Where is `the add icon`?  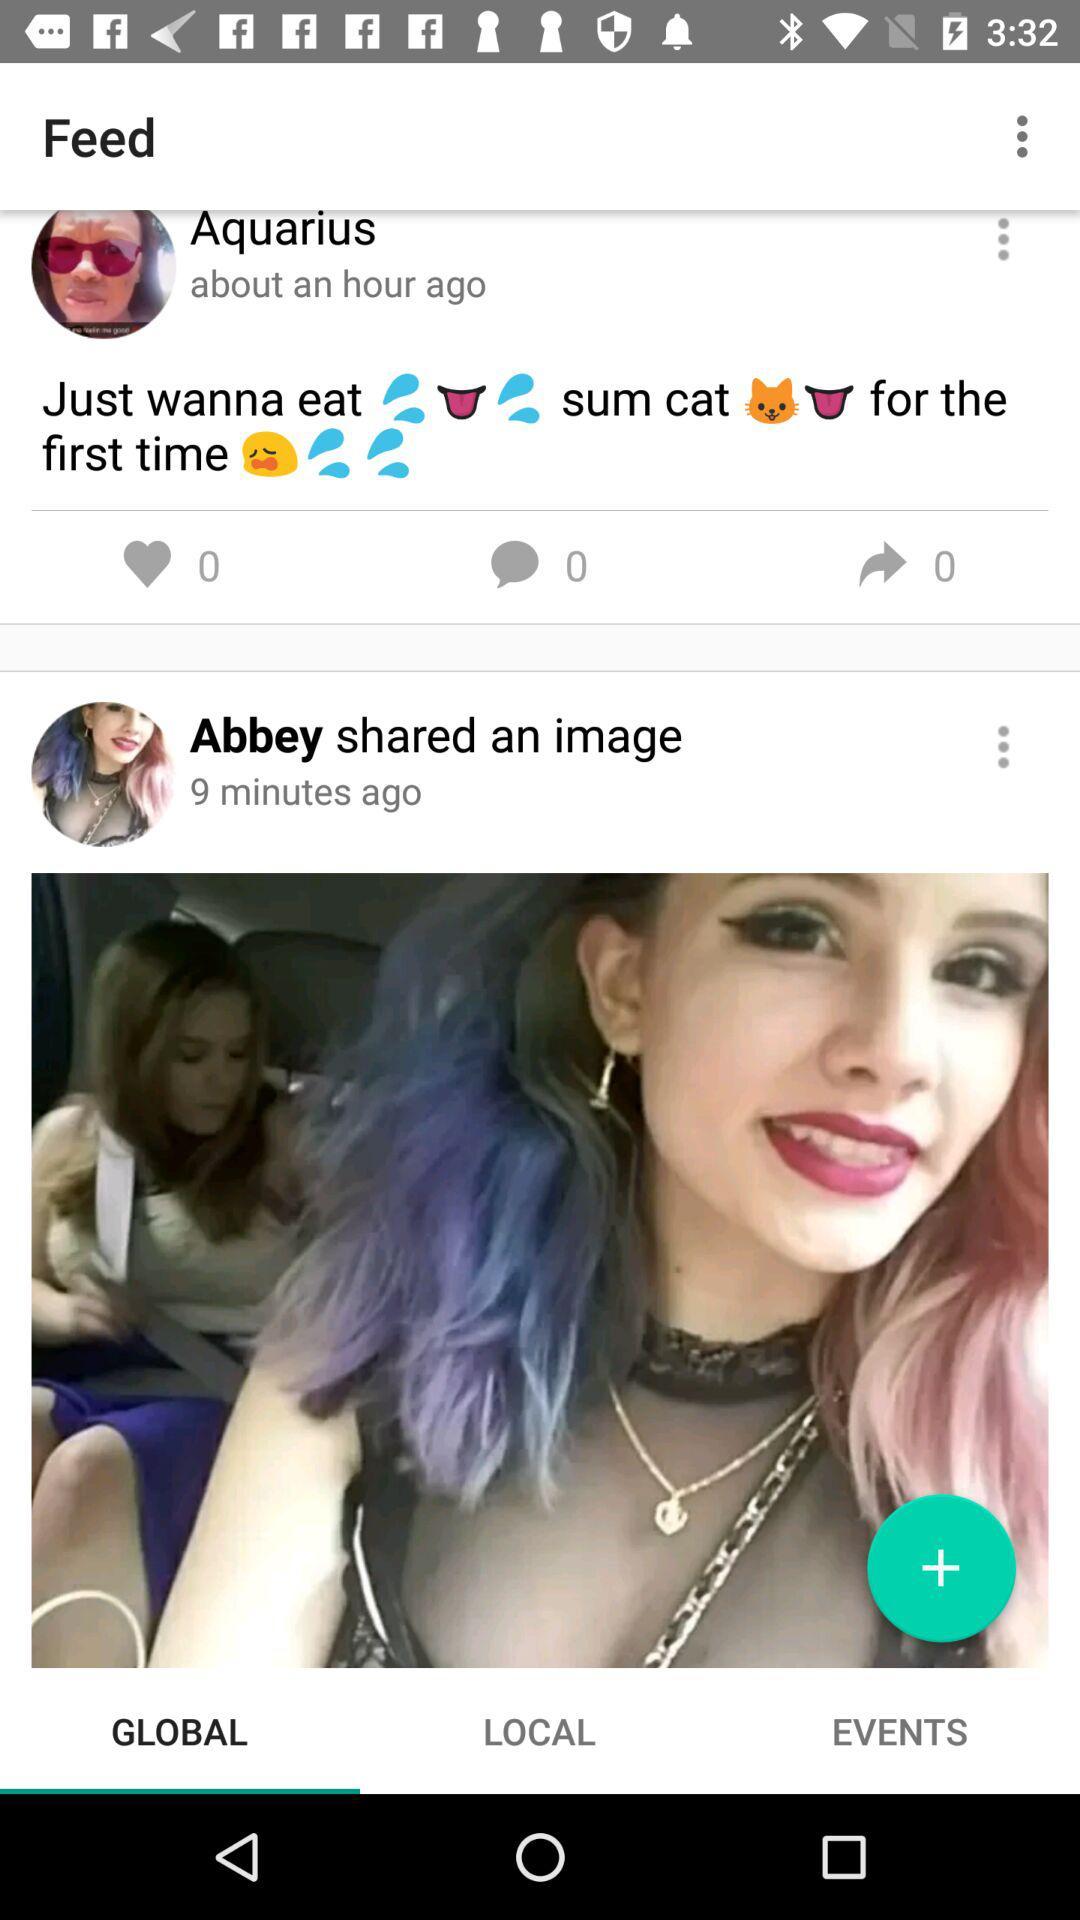
the add icon is located at coordinates (941, 1575).